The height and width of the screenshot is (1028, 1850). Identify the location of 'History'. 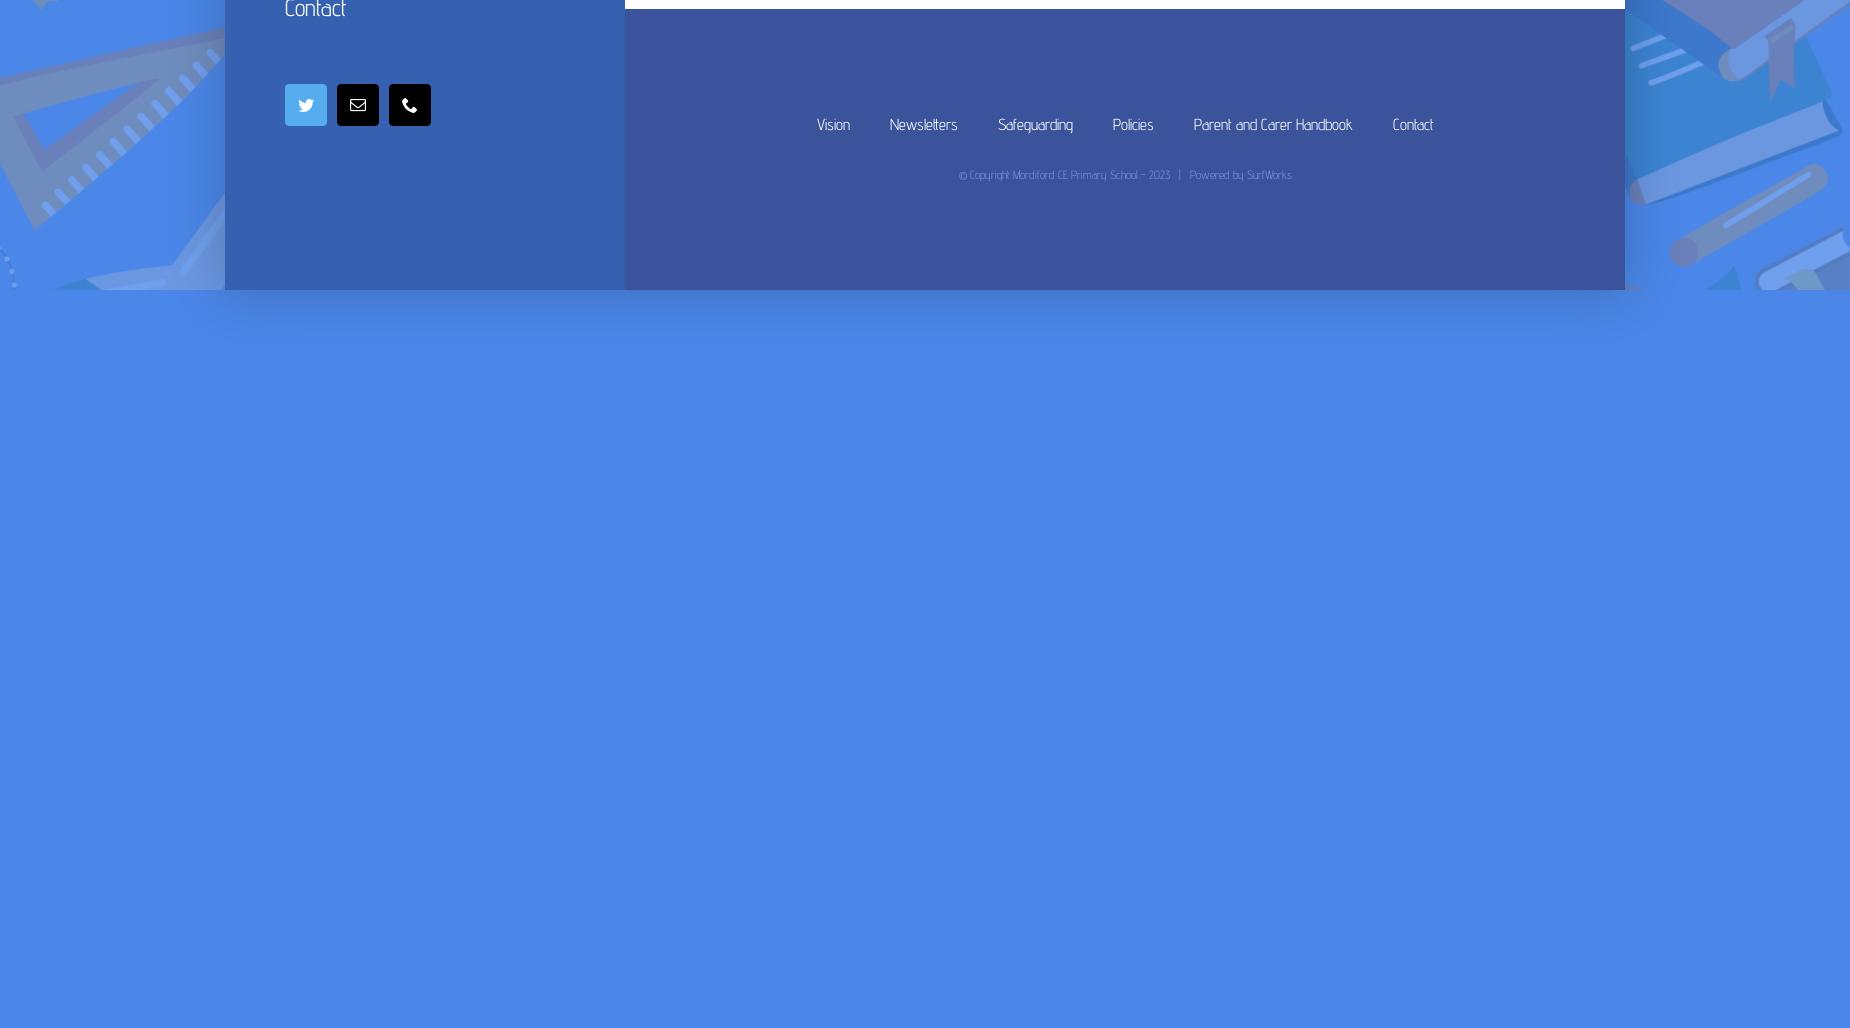
(1020, 56).